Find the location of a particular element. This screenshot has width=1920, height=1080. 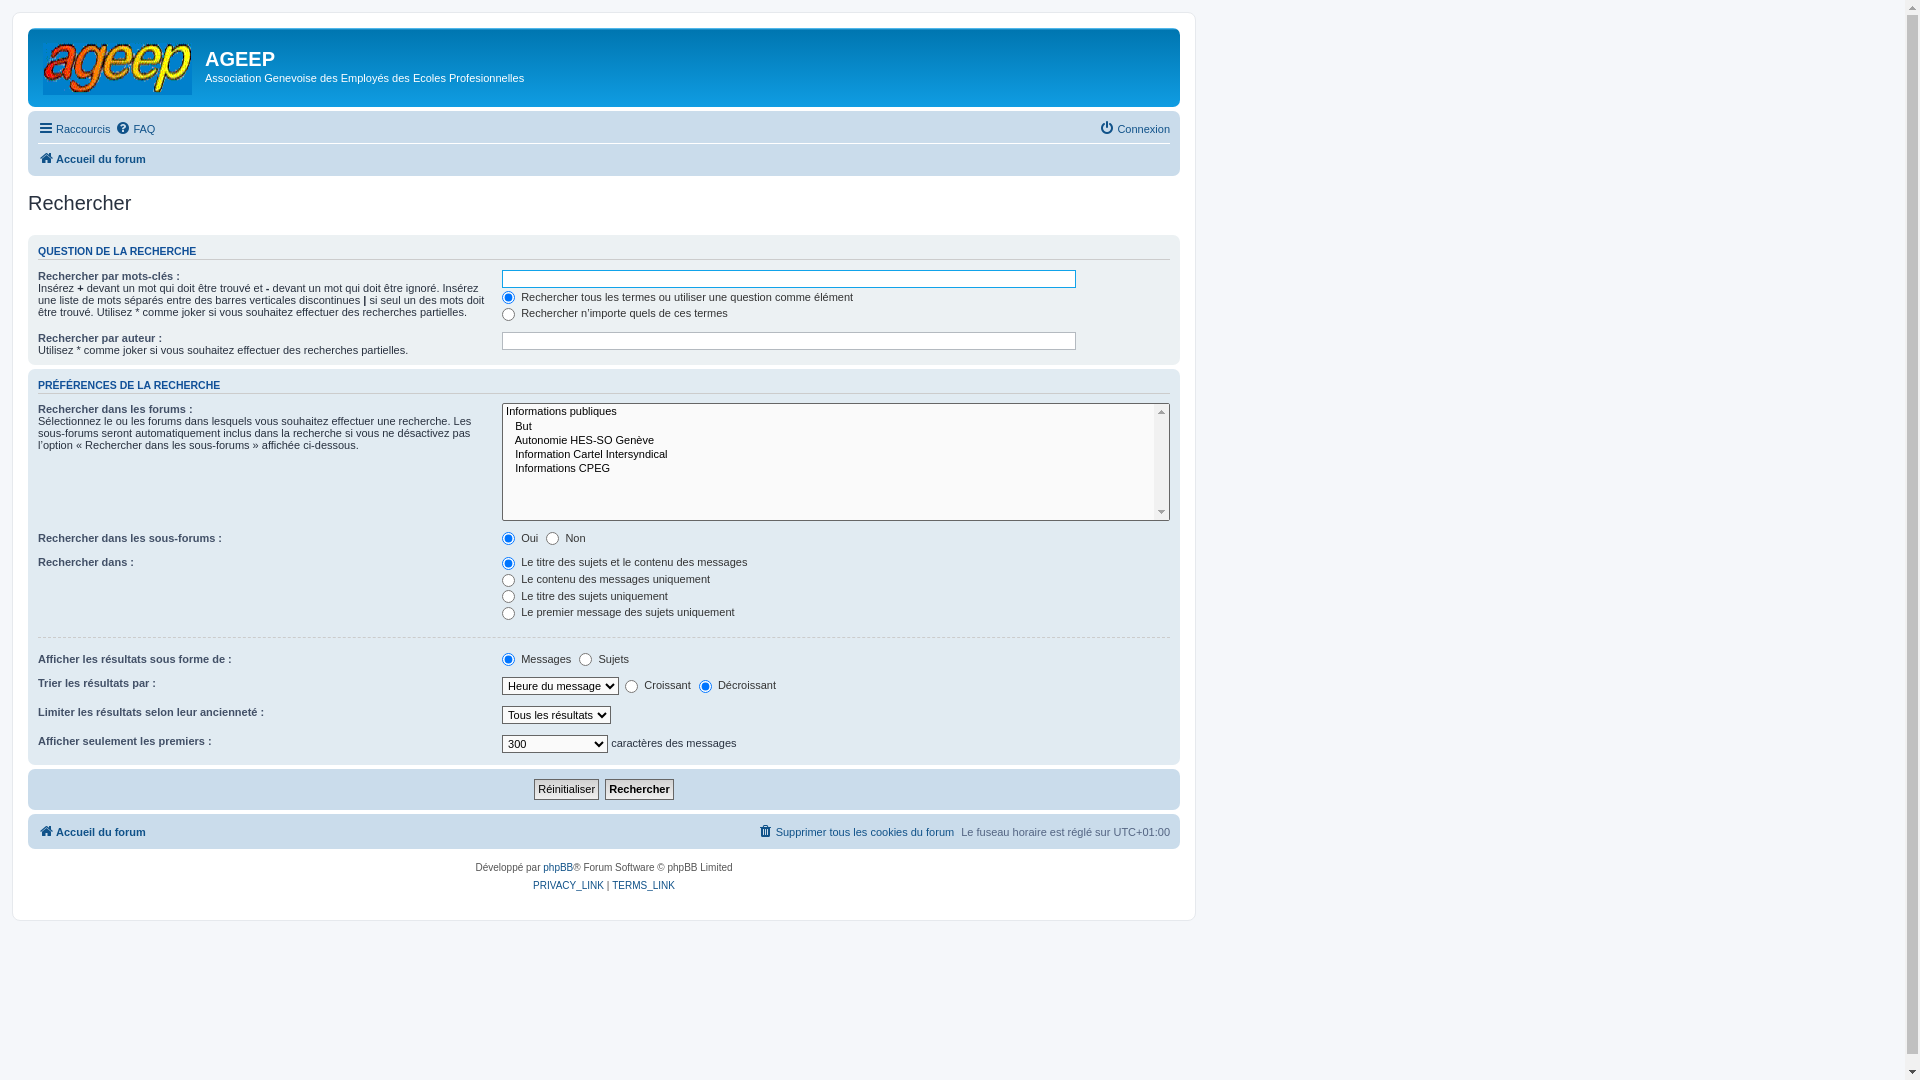

'phpBB' is located at coordinates (557, 866).